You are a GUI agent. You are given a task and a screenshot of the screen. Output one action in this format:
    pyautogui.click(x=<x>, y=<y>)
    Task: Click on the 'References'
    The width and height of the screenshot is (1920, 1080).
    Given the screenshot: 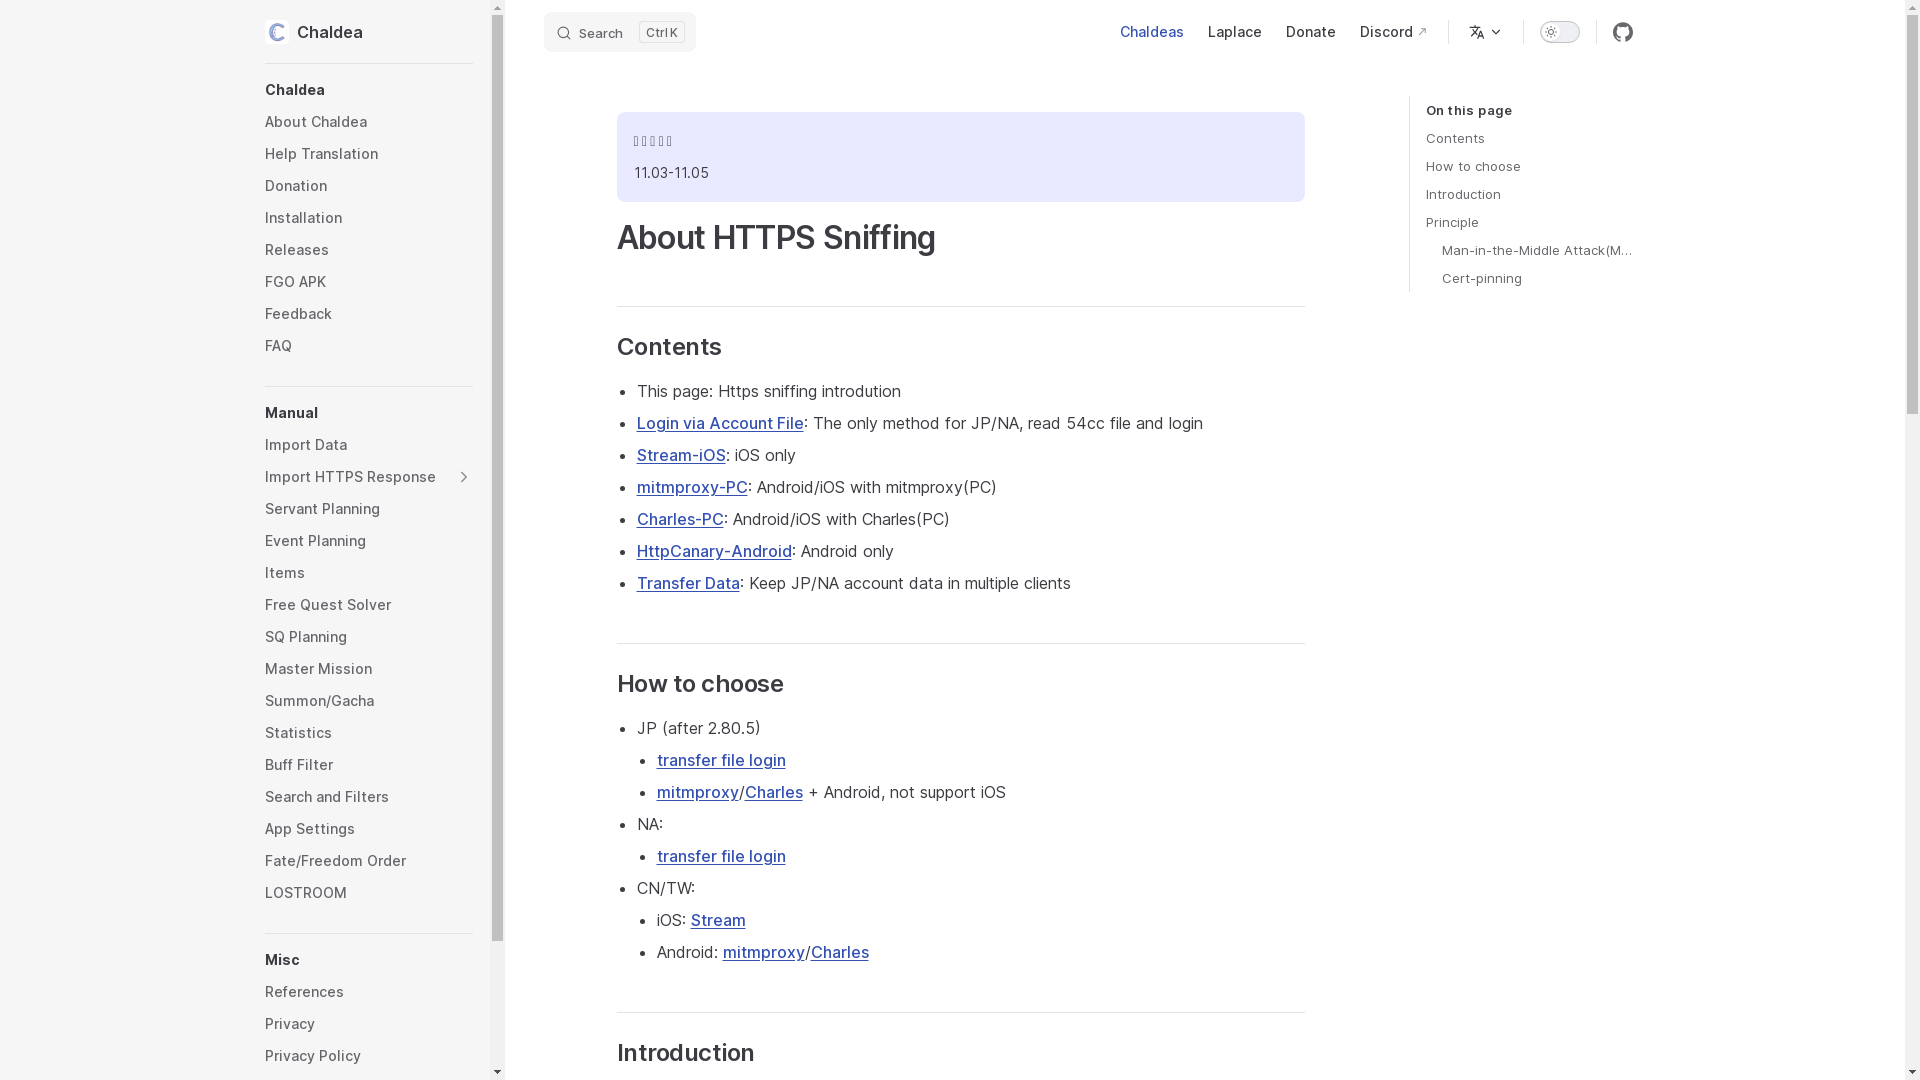 What is the action you would take?
    pyautogui.click(x=368, y=991)
    